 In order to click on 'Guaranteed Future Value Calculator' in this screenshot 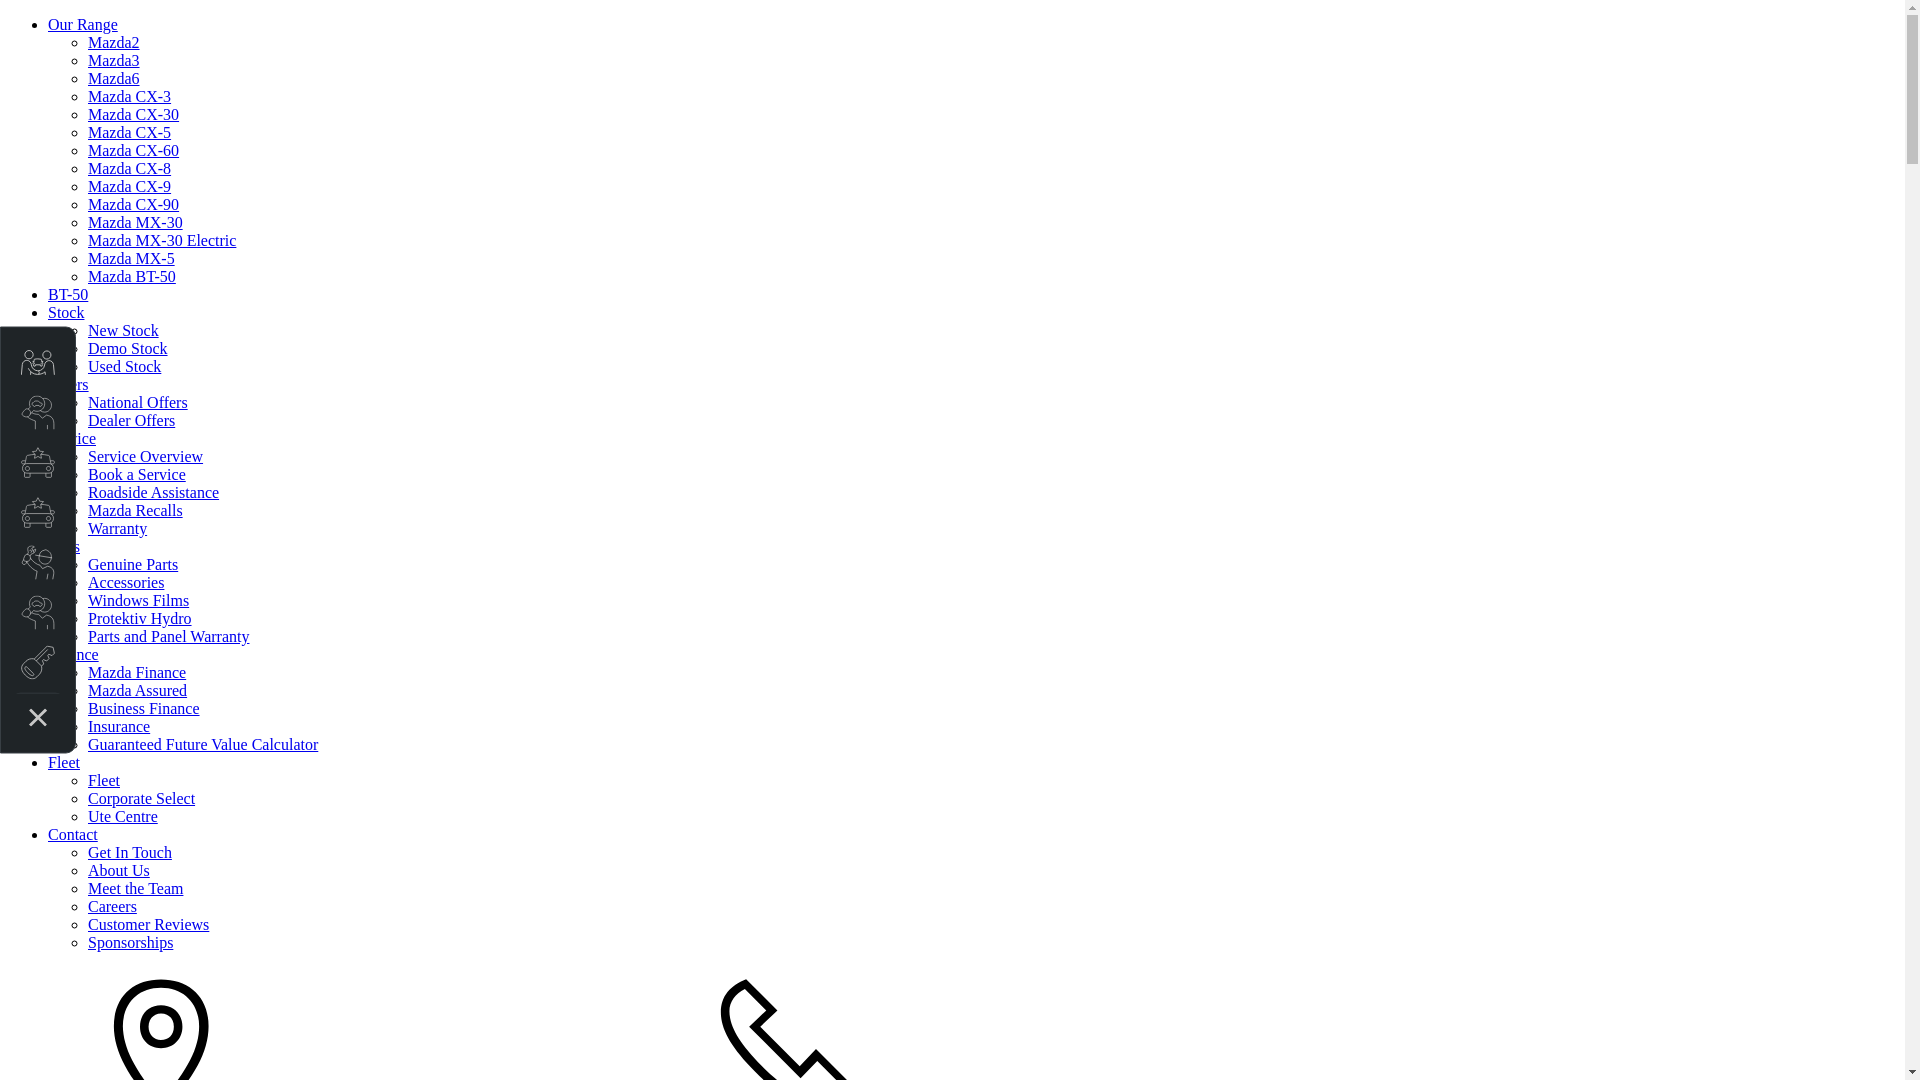, I will do `click(202, 744)`.